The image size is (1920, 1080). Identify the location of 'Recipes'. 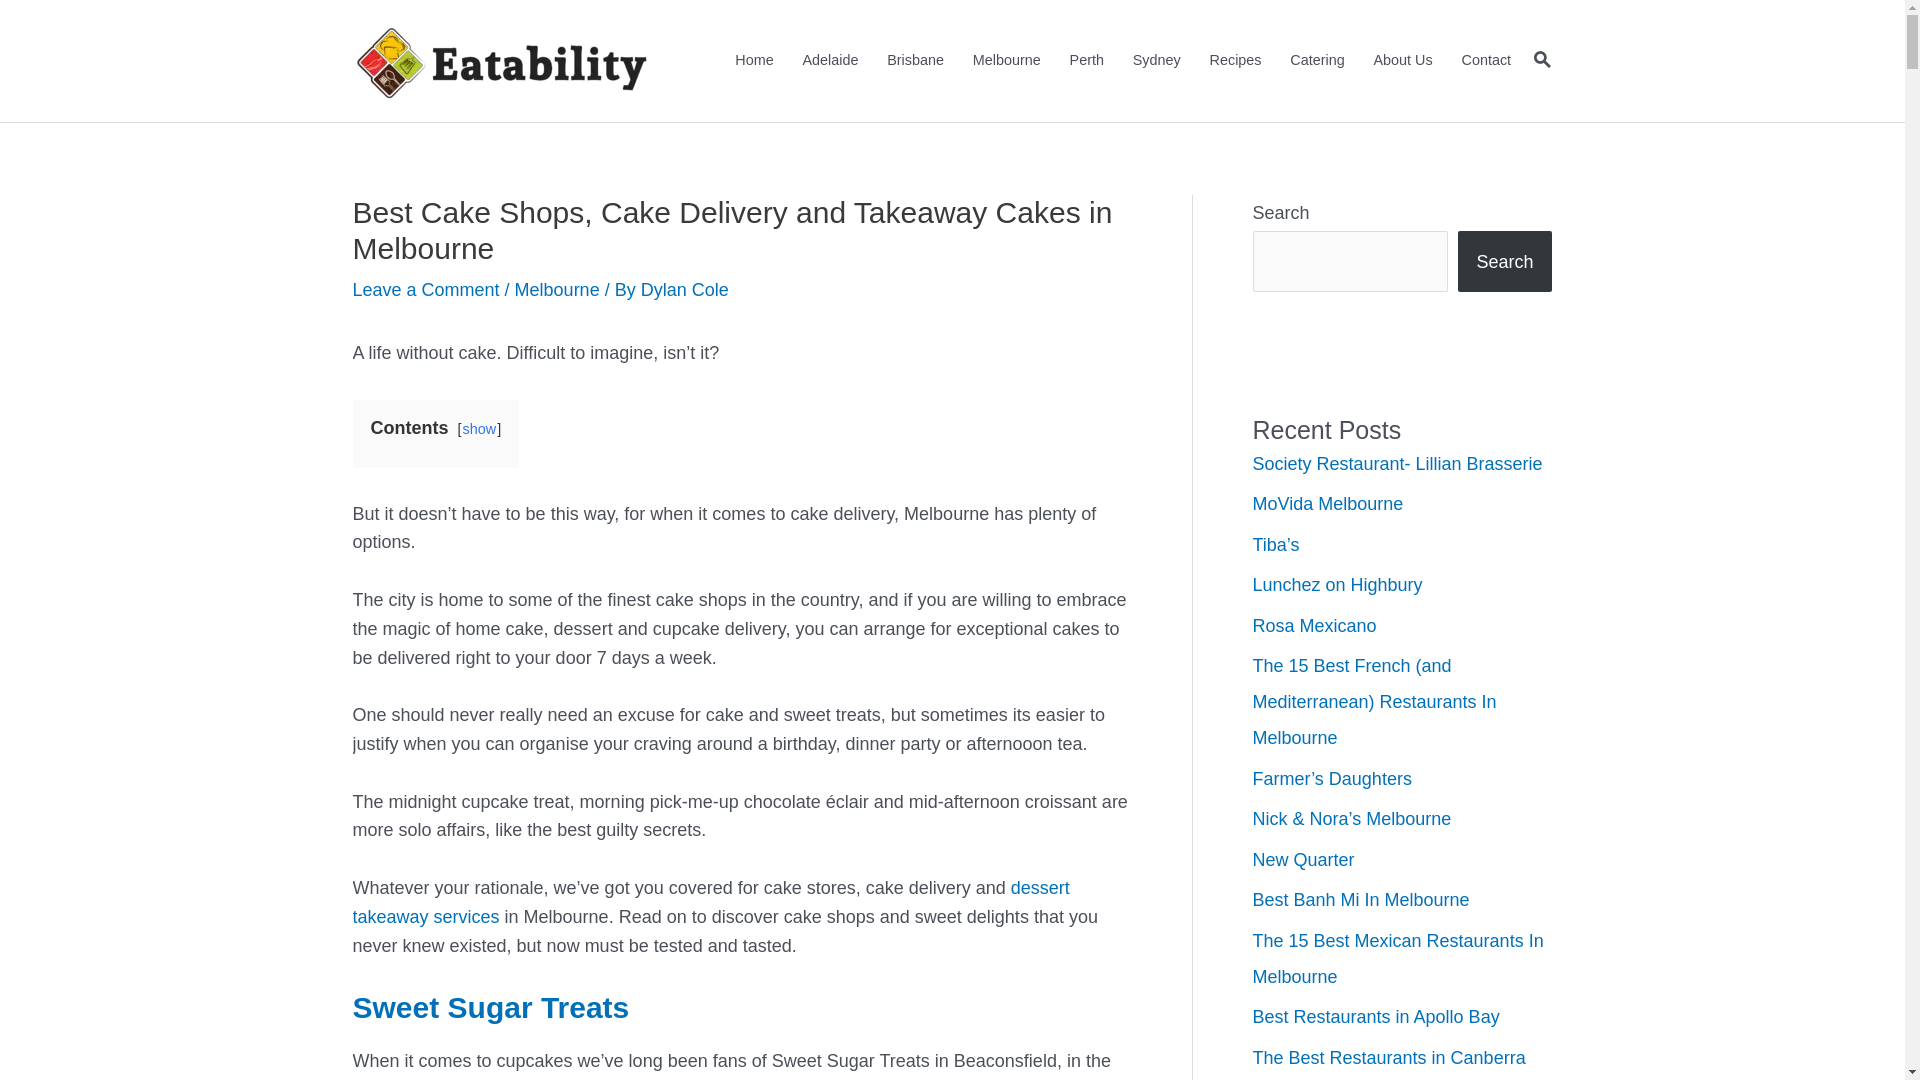
(1234, 60).